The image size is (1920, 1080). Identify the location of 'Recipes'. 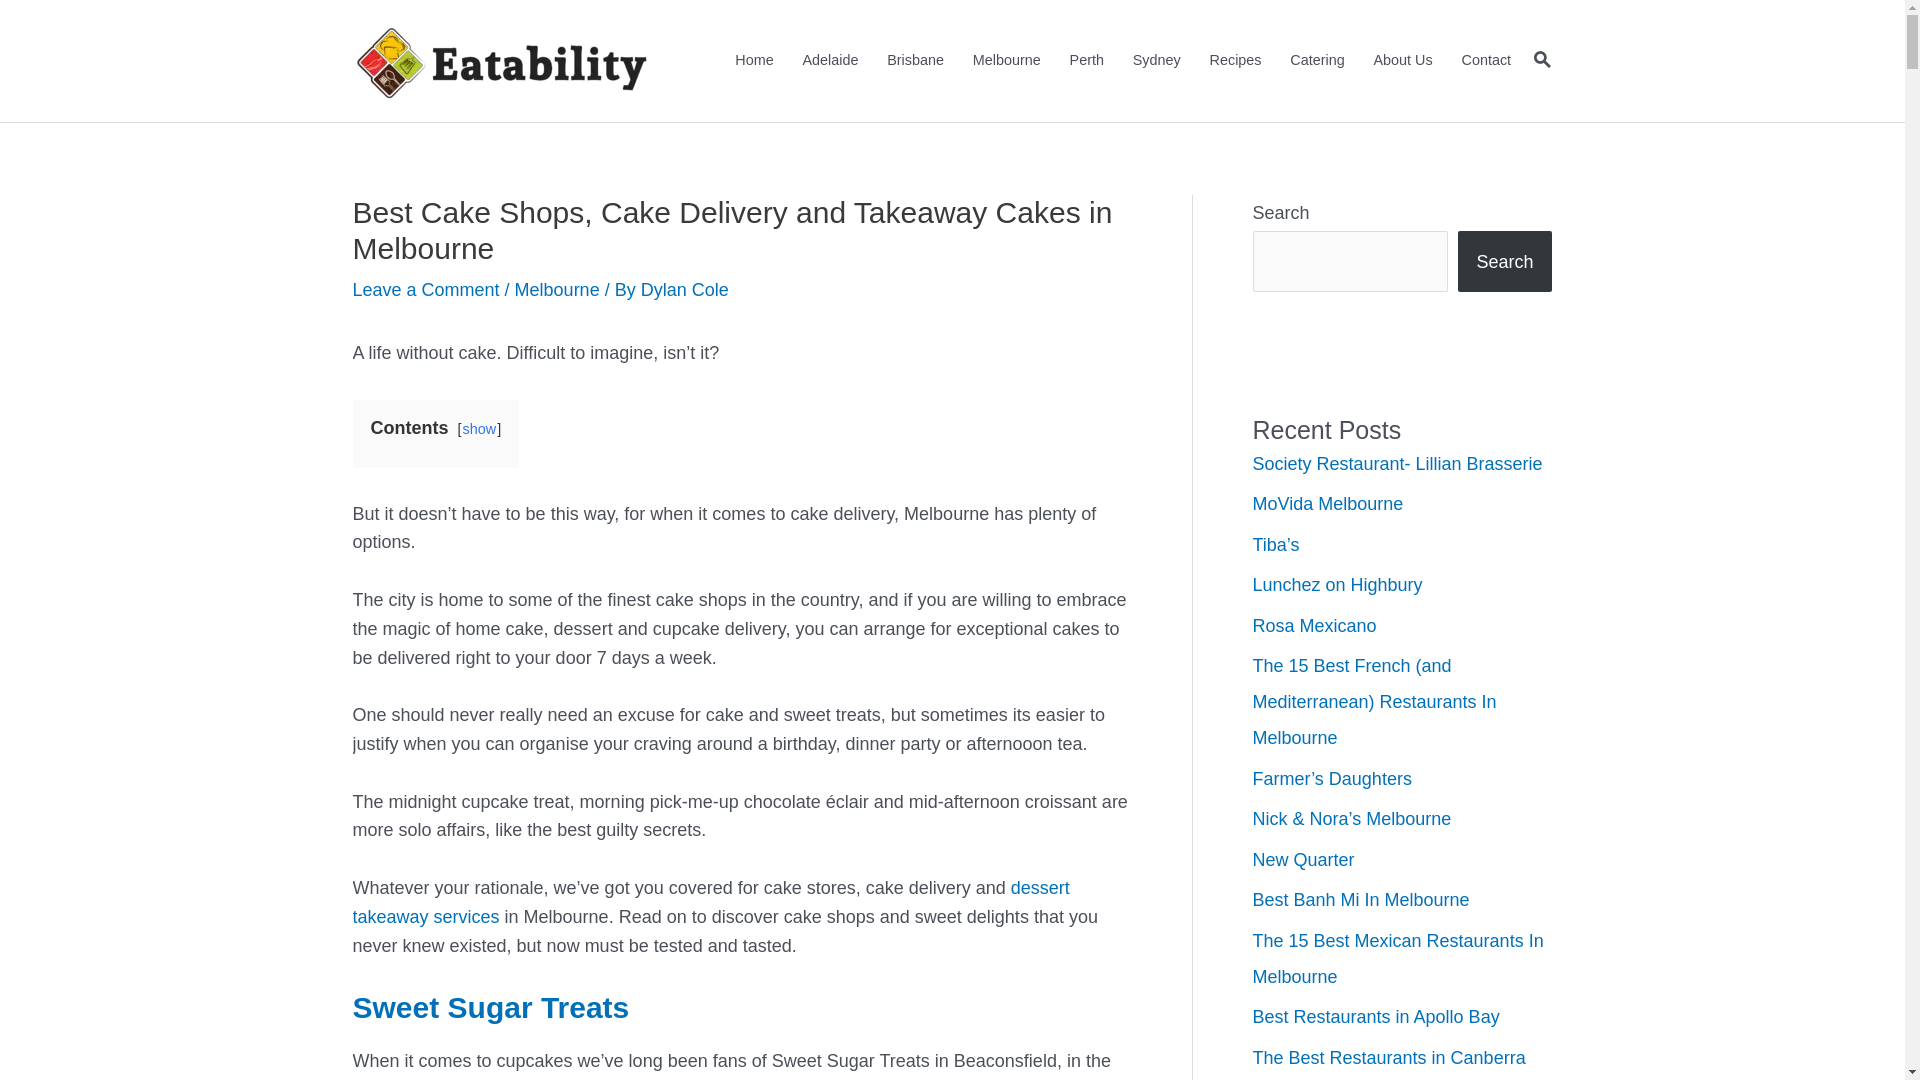
(1234, 60).